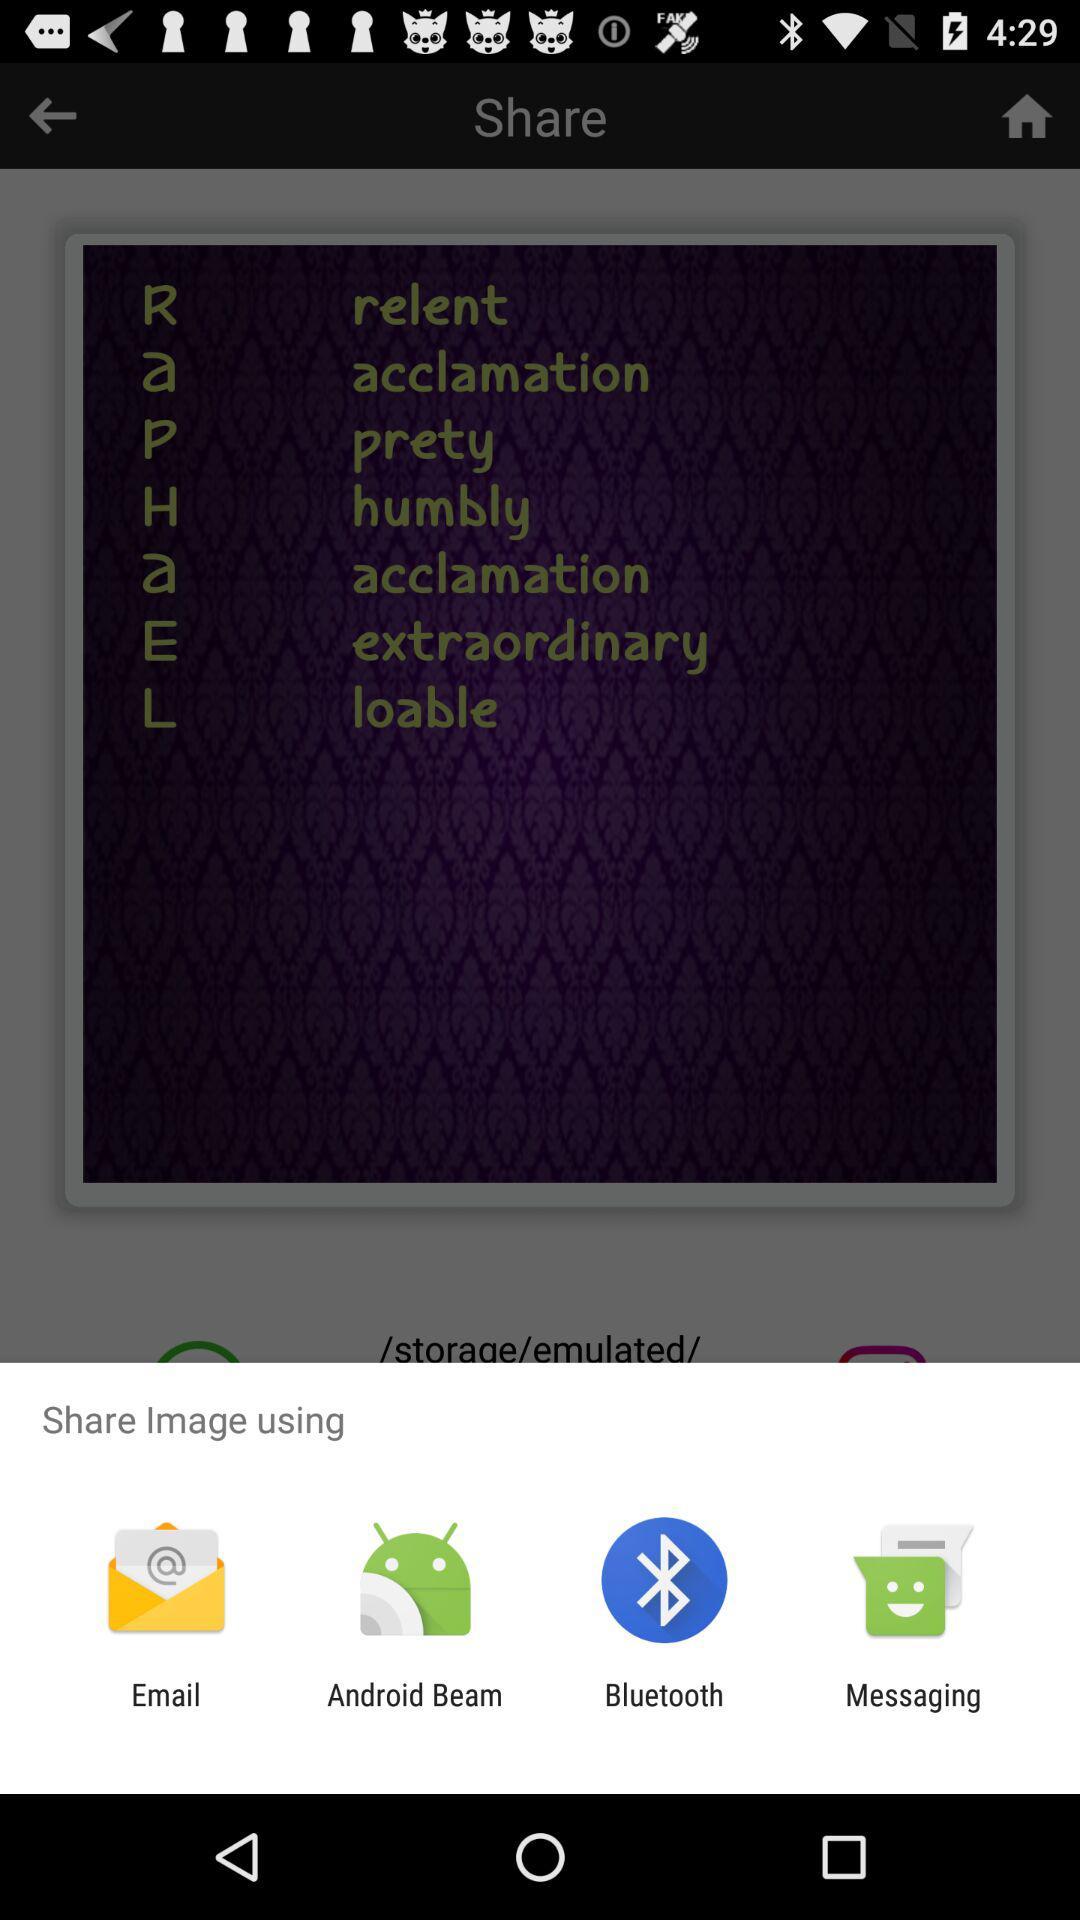  Describe the element at coordinates (165, 1711) in the screenshot. I see `email app` at that location.